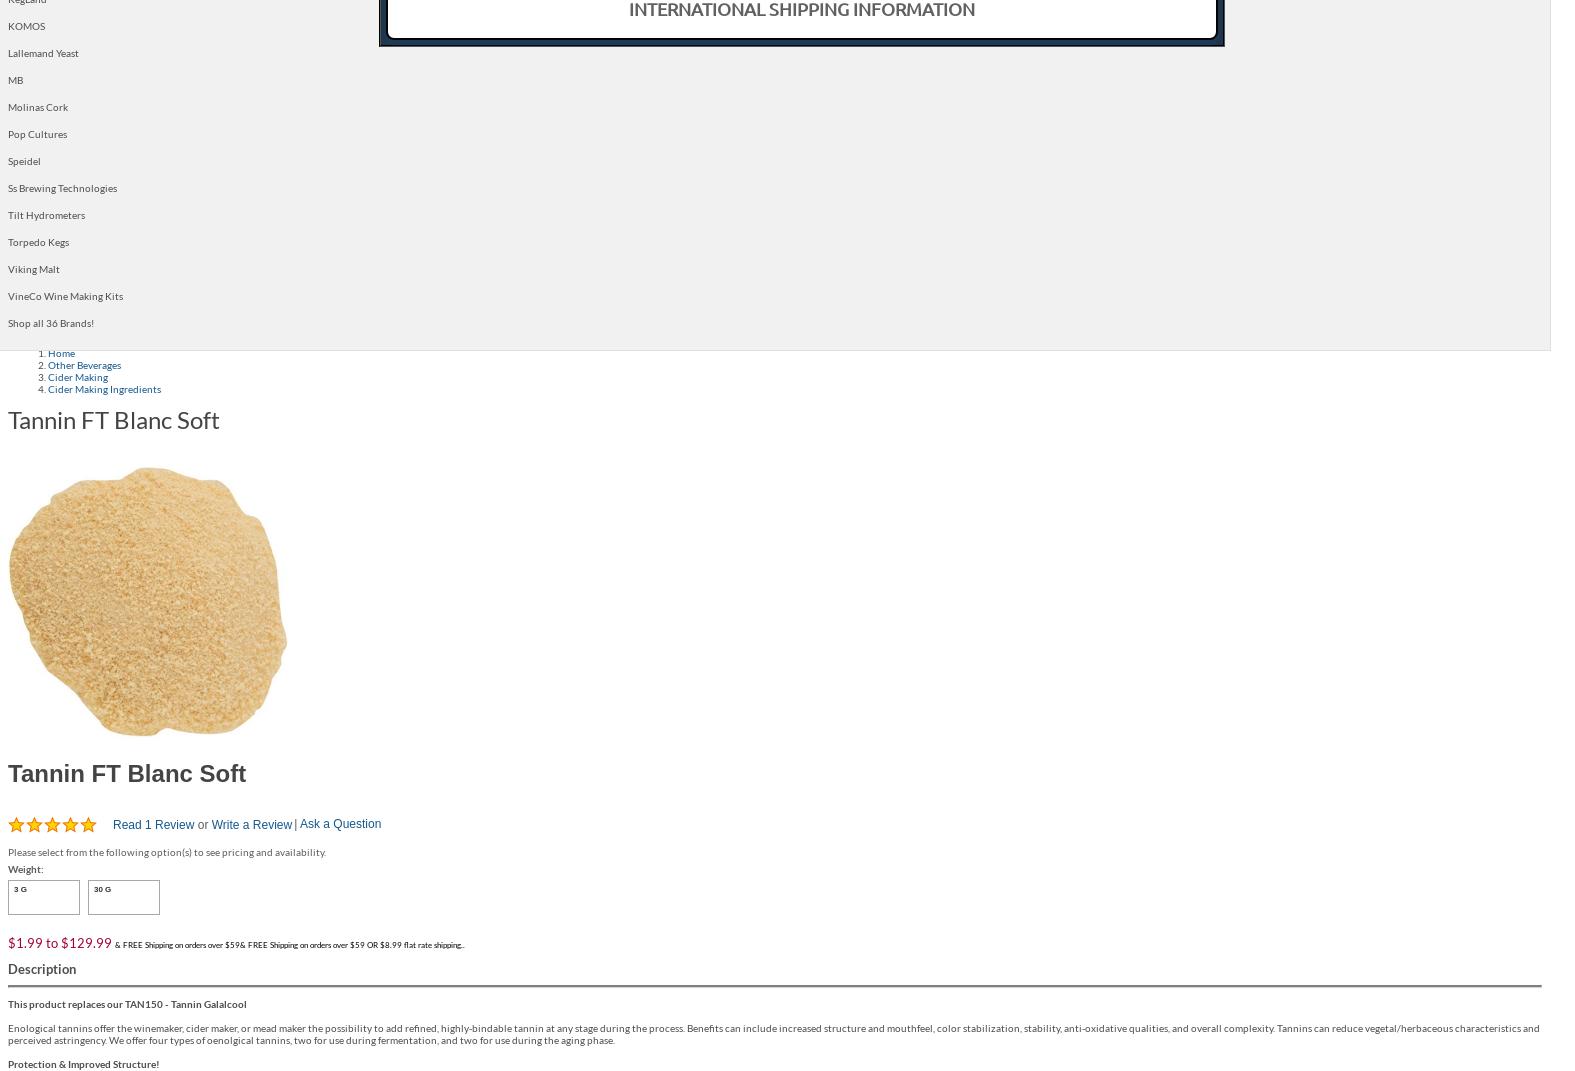 The width and height of the screenshot is (1575, 1071). What do you see at coordinates (127, 1002) in the screenshot?
I see `'This product replaces our TAN150 - Tannin Galalcool'` at bounding box center [127, 1002].